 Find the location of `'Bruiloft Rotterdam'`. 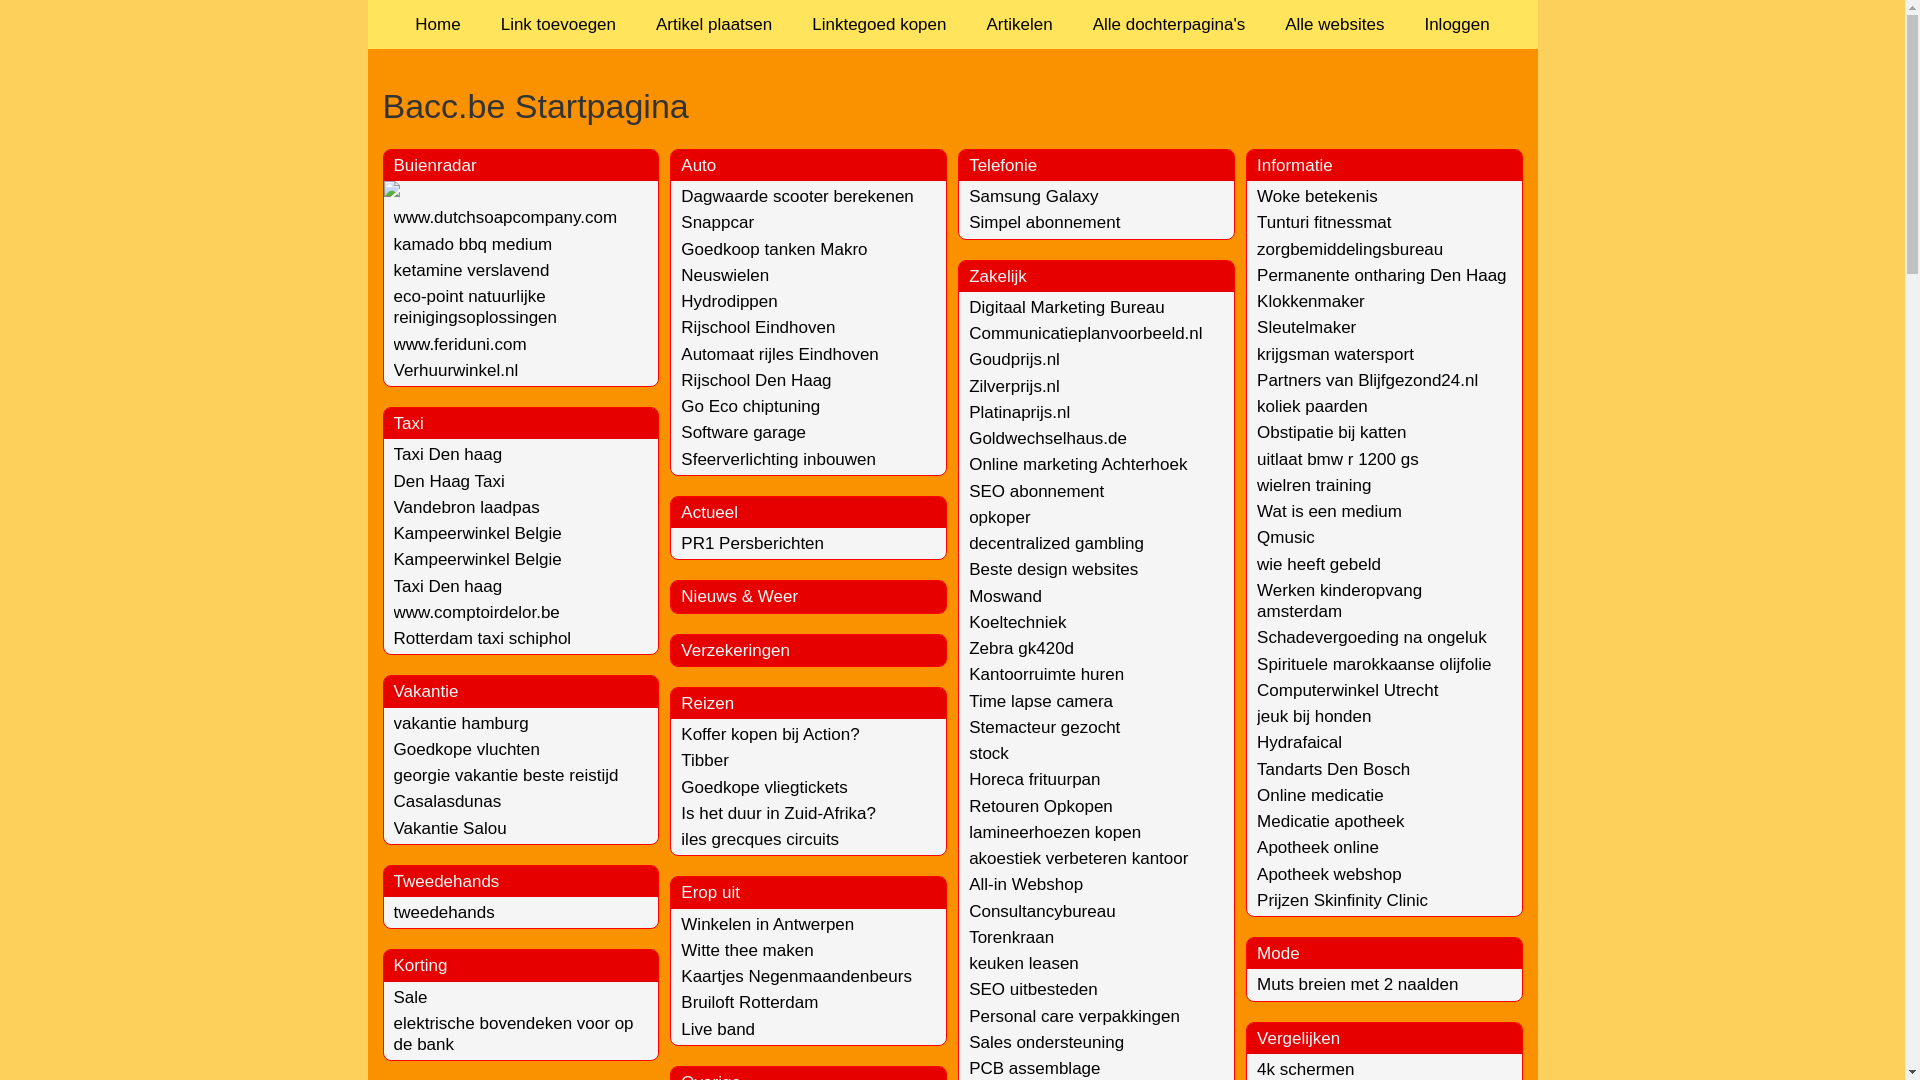

'Bruiloft Rotterdam' is located at coordinates (748, 1002).